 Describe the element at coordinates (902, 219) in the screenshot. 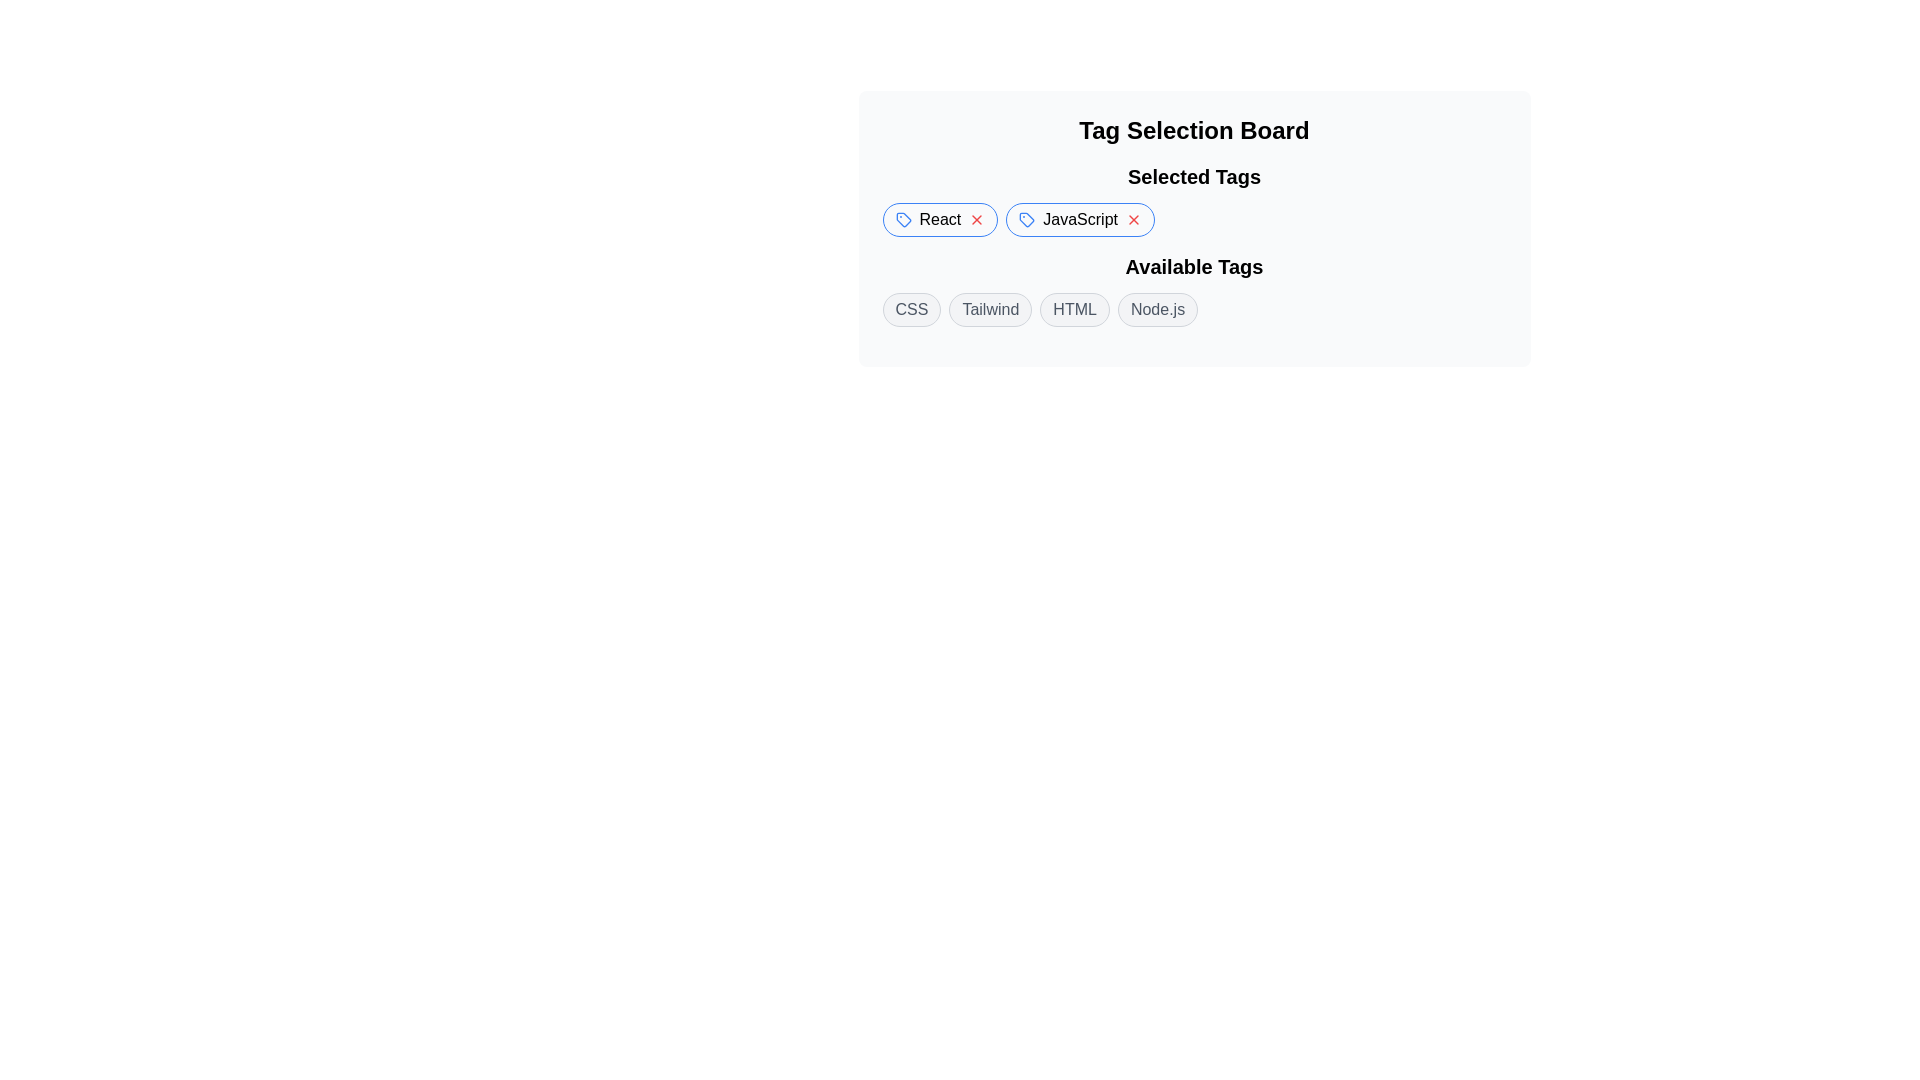

I see `the icon indicating that the 'React' tag is selected, which is located within the 'Selected Tags' section in the top-left of the board` at that location.